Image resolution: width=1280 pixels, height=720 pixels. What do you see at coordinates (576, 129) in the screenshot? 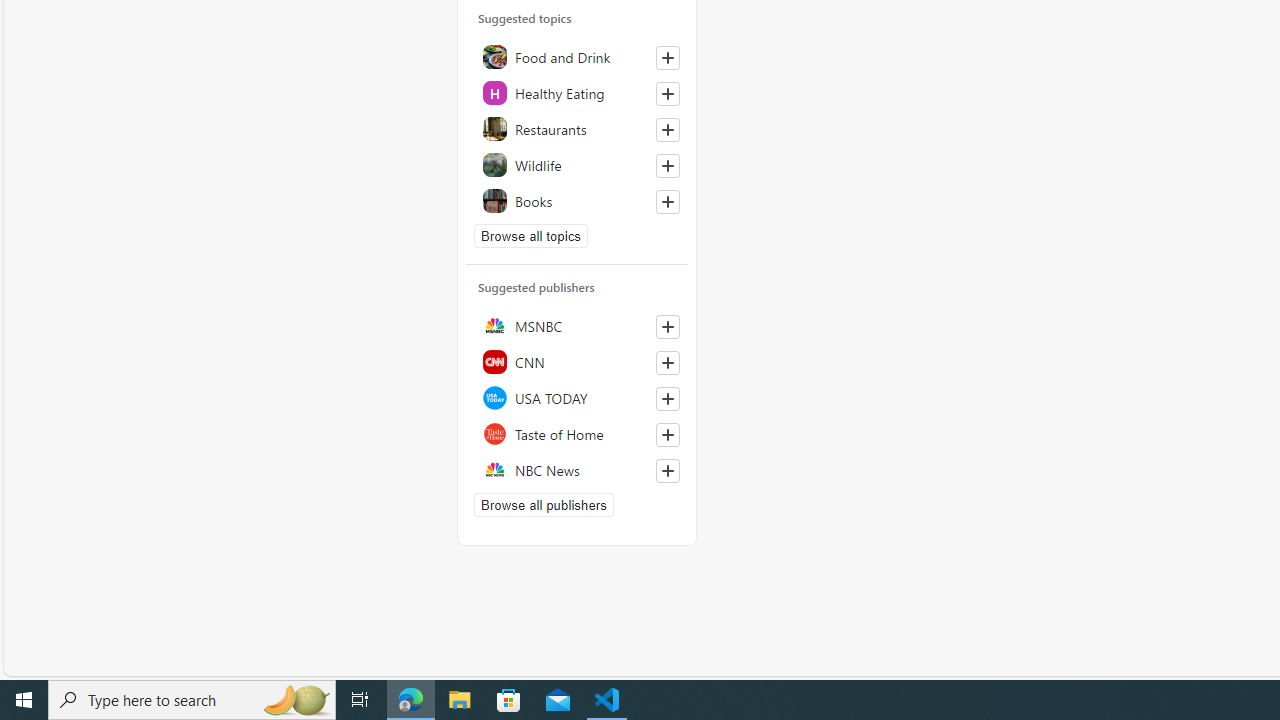
I see `'Restaurants'` at bounding box center [576, 129].